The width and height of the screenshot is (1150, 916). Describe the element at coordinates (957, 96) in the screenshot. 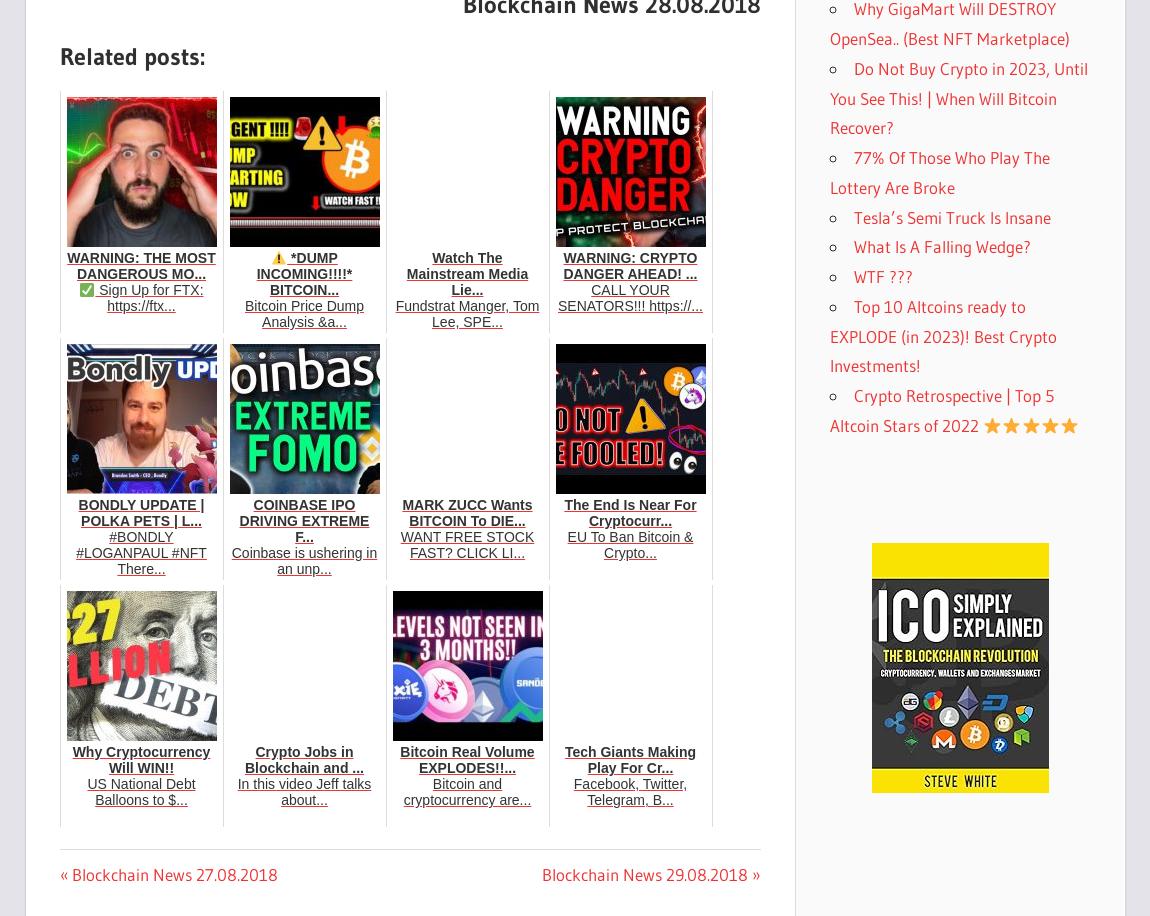

I see `'Do Not Buy Crypto in 2023, Until You See This! | When Will Bitcoin Recover?'` at that location.